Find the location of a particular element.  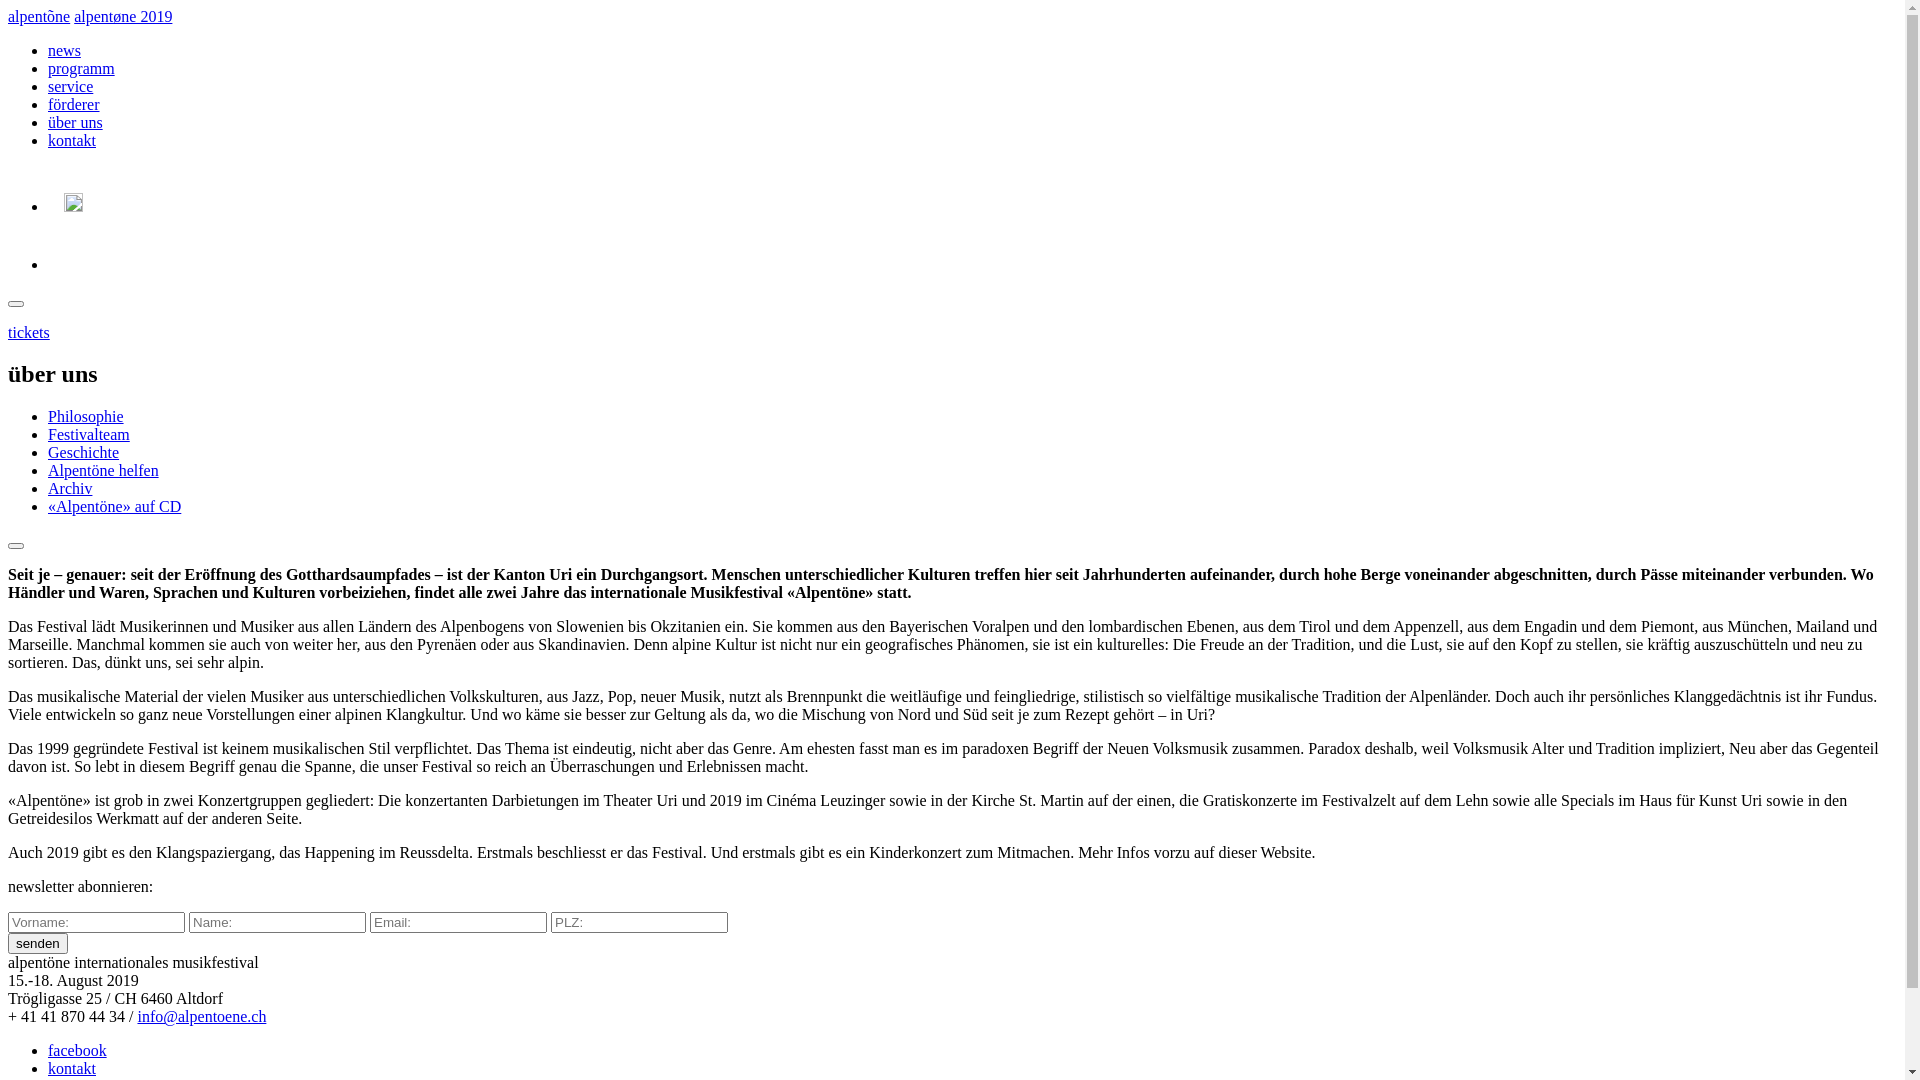

'facebook' is located at coordinates (48, 1049).